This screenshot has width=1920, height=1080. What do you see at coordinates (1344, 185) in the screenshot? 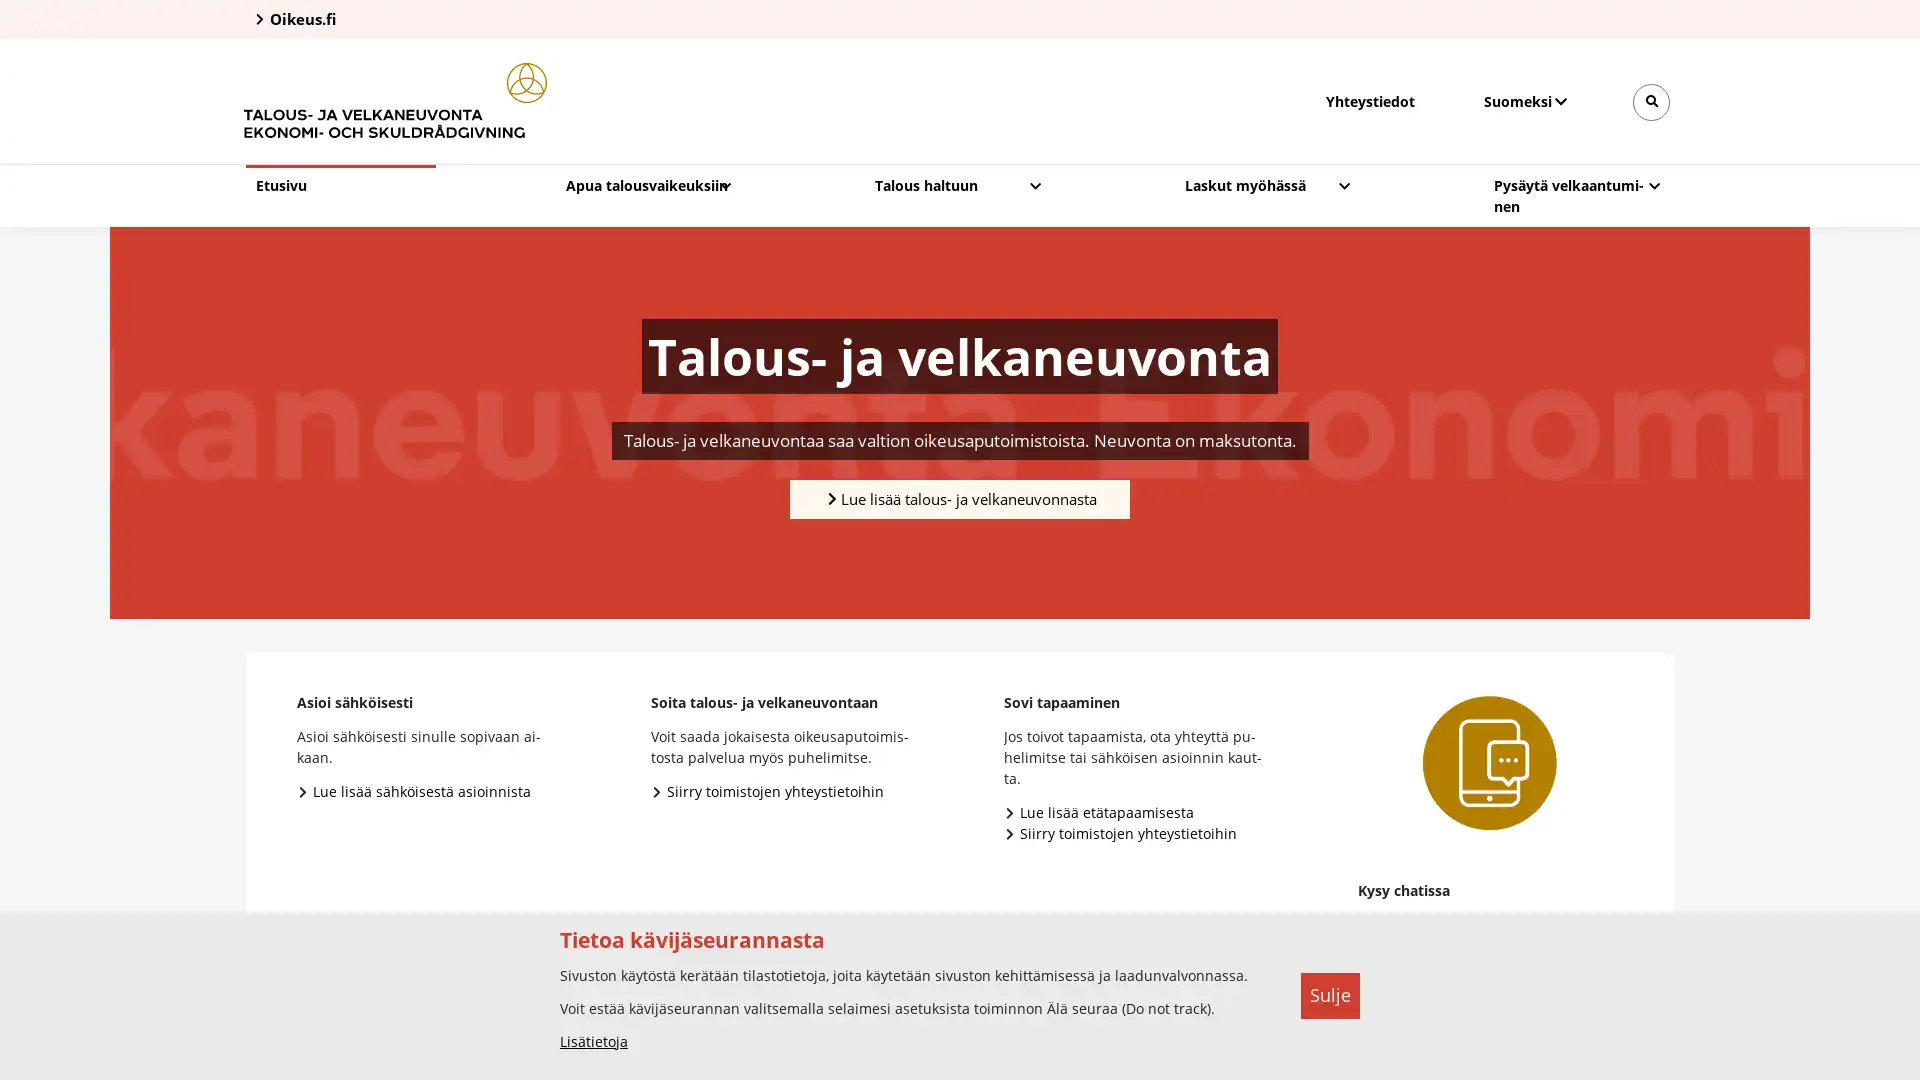
I see `Avaa pudotusvalikko` at bounding box center [1344, 185].